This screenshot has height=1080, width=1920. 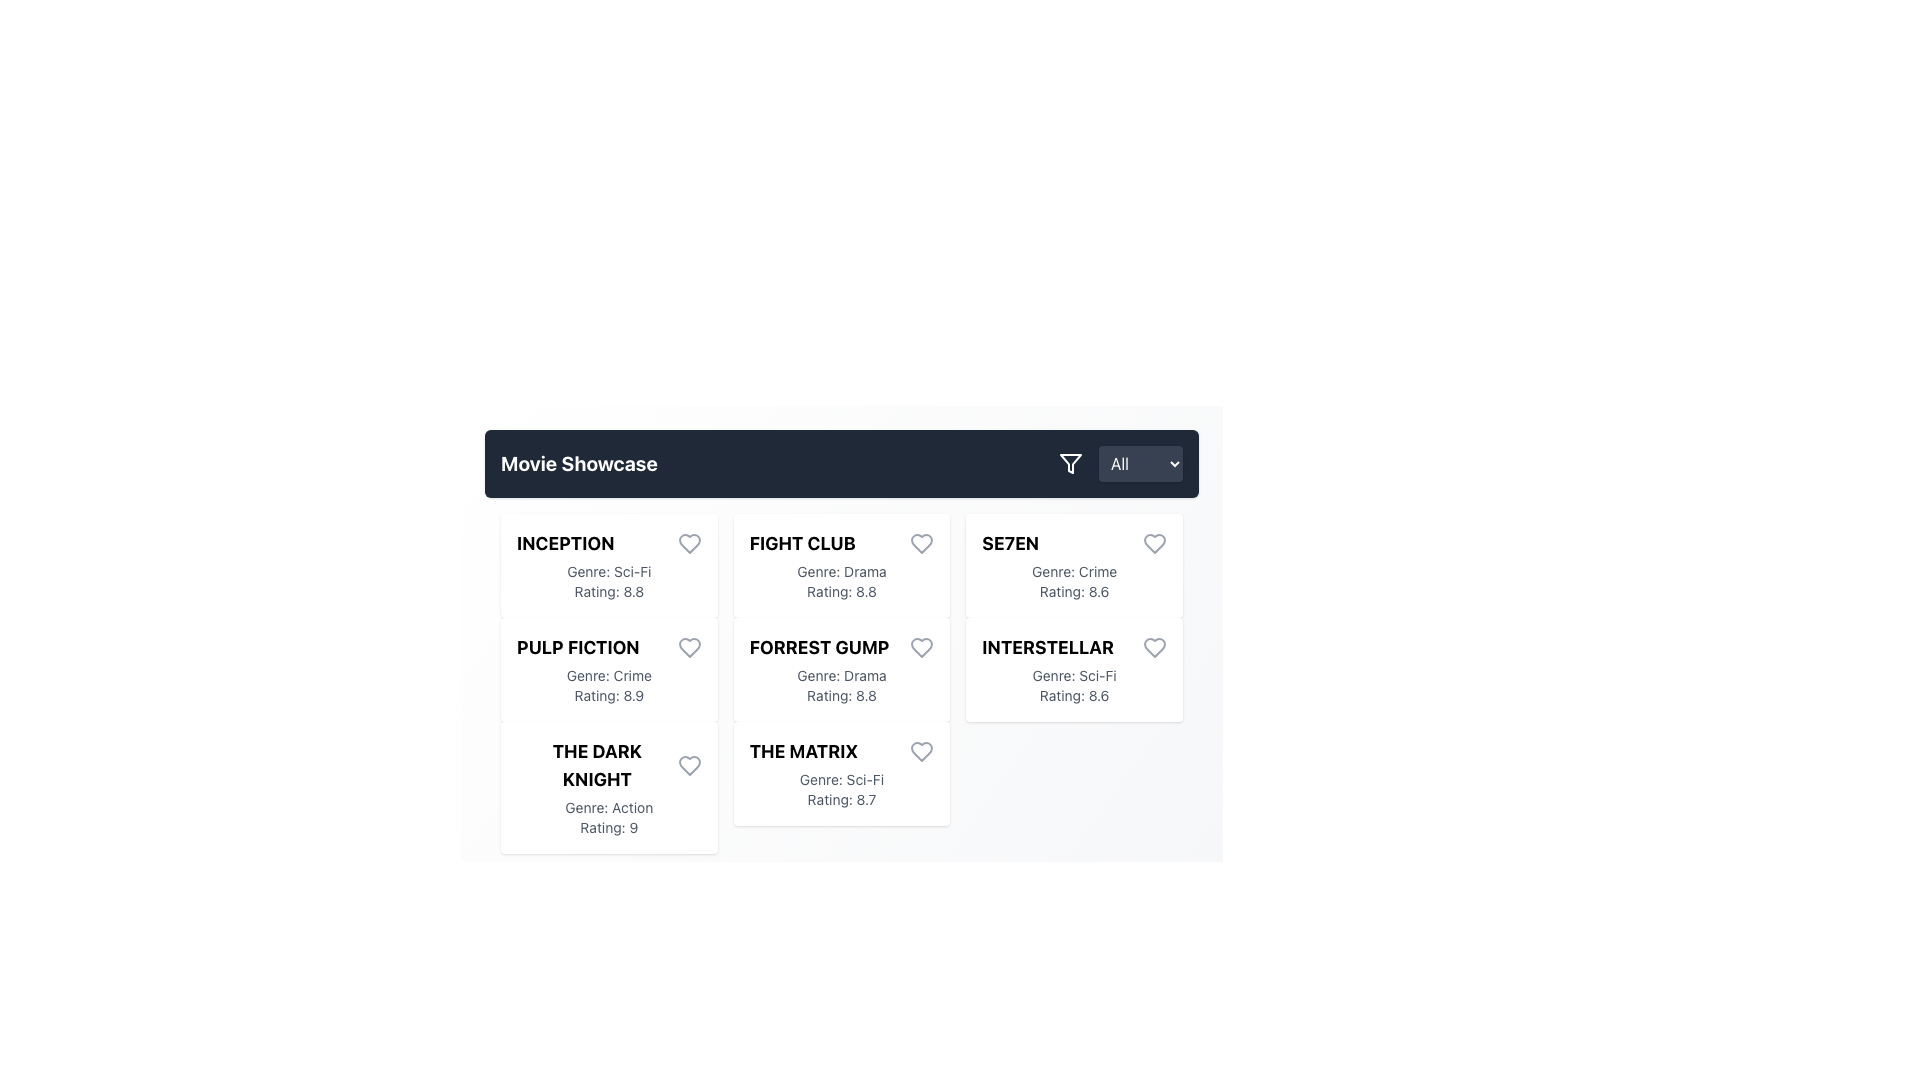 What do you see at coordinates (1047, 648) in the screenshot?
I see `the text label displaying the movie title 'Interstellar' located in the bottom-right content card of the grid layout` at bounding box center [1047, 648].